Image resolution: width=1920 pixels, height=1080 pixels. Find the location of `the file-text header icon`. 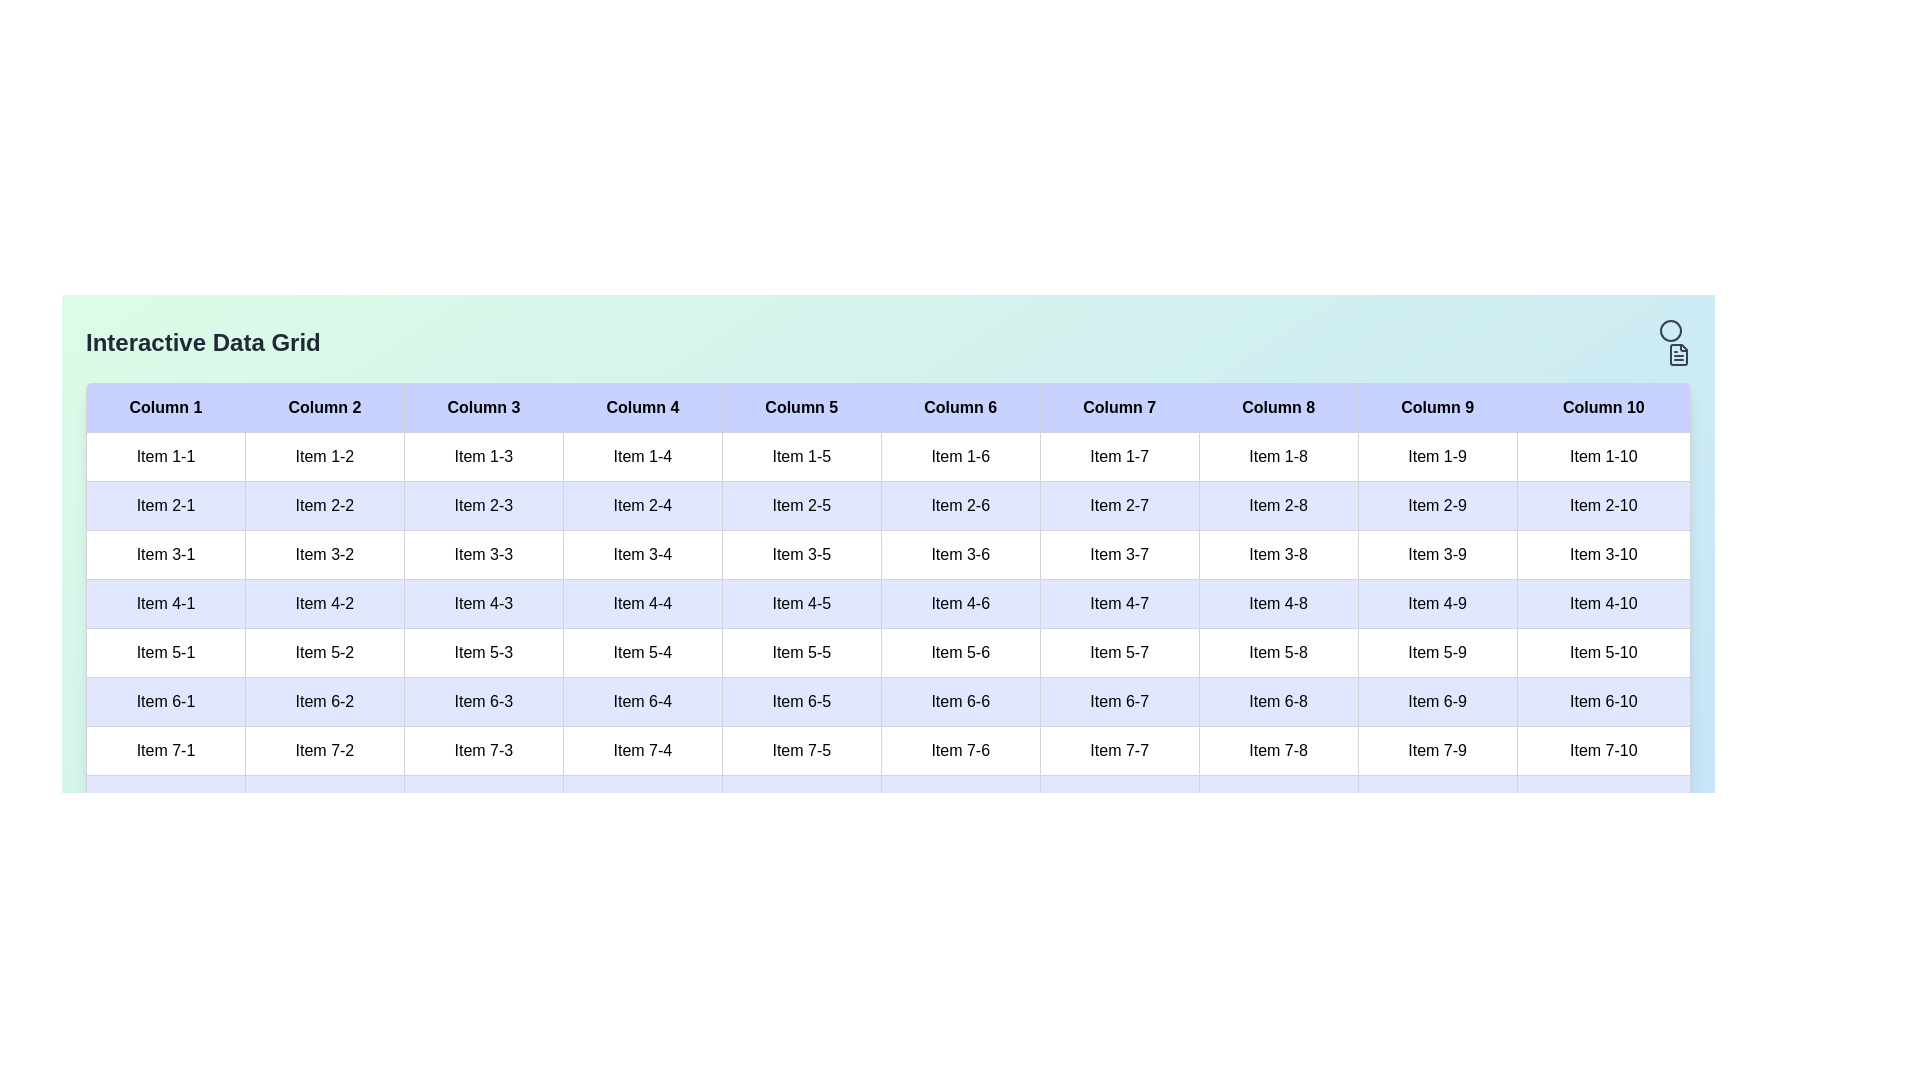

the file-text header icon is located at coordinates (1679, 353).